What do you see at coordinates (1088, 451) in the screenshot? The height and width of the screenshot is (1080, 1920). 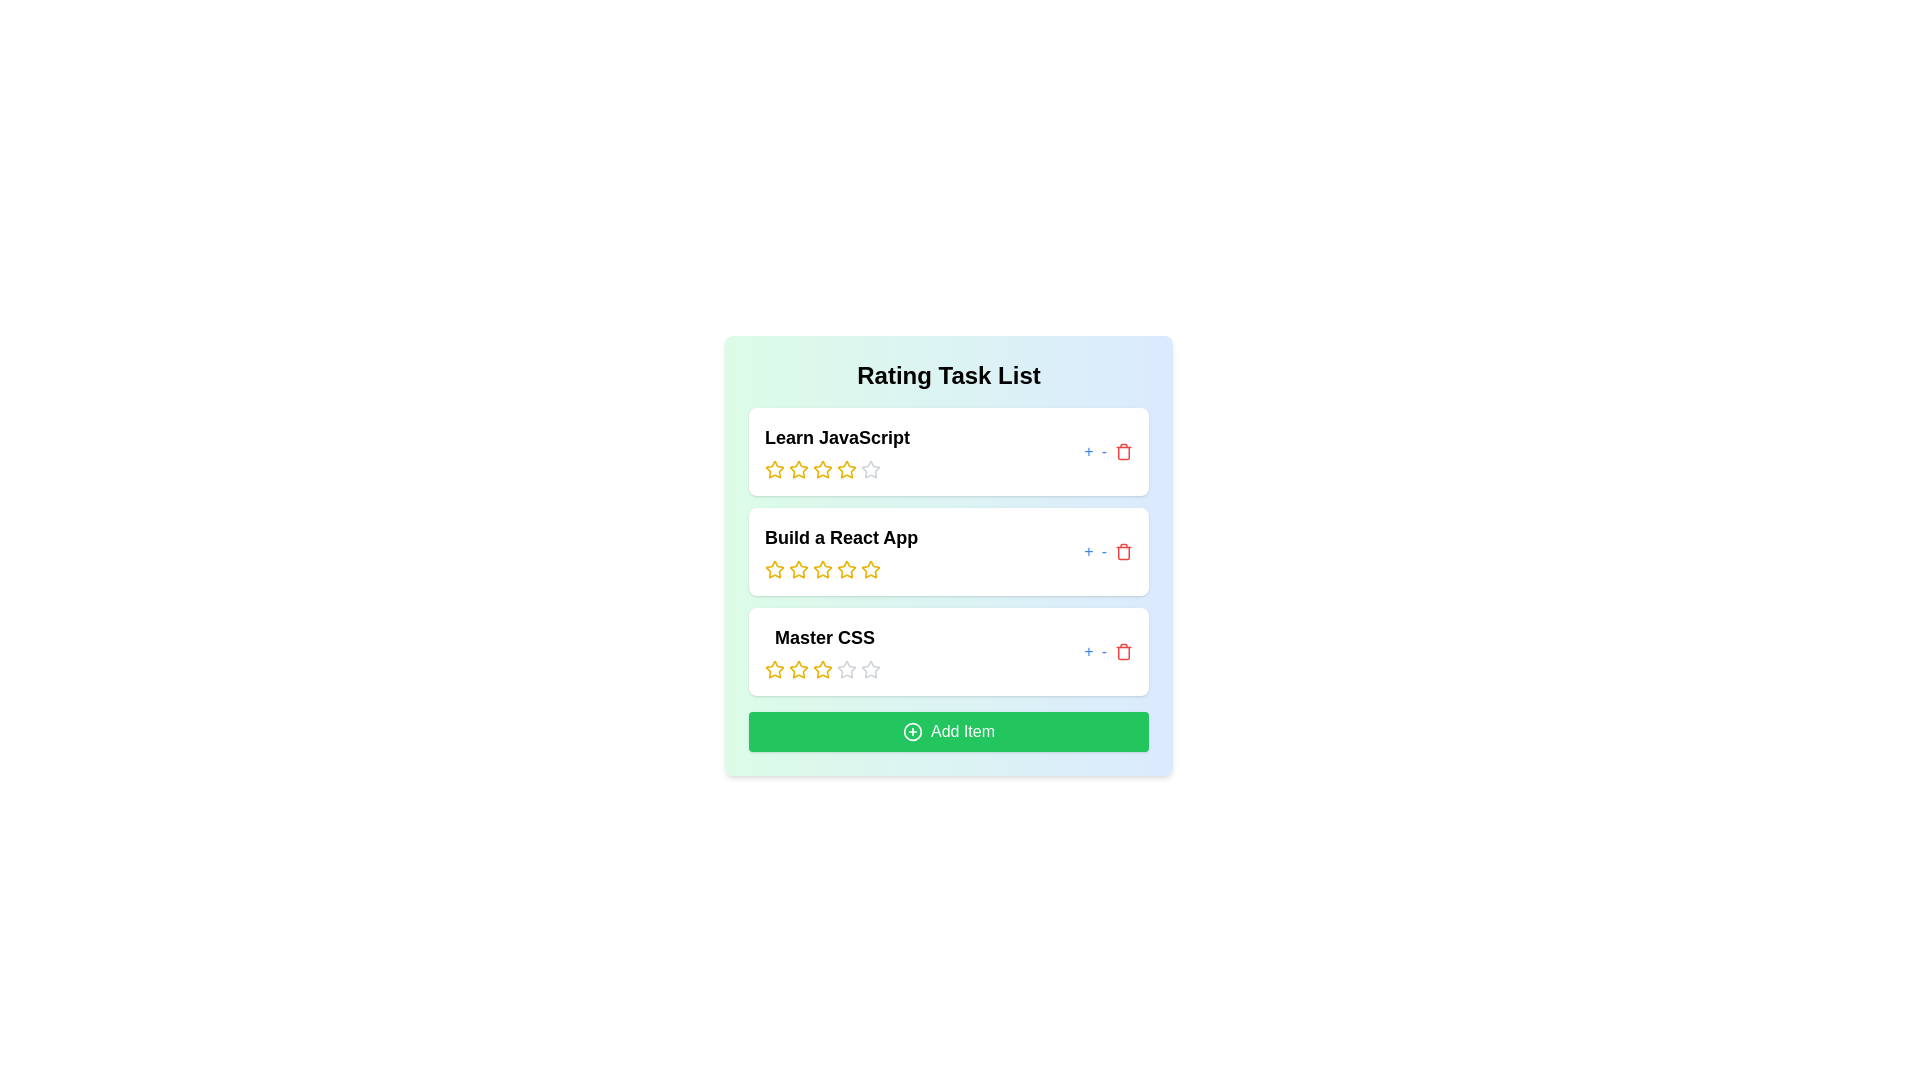 I see `'+' button to increase the rating of the item 'Learn JavaScript' by 1` at bounding box center [1088, 451].